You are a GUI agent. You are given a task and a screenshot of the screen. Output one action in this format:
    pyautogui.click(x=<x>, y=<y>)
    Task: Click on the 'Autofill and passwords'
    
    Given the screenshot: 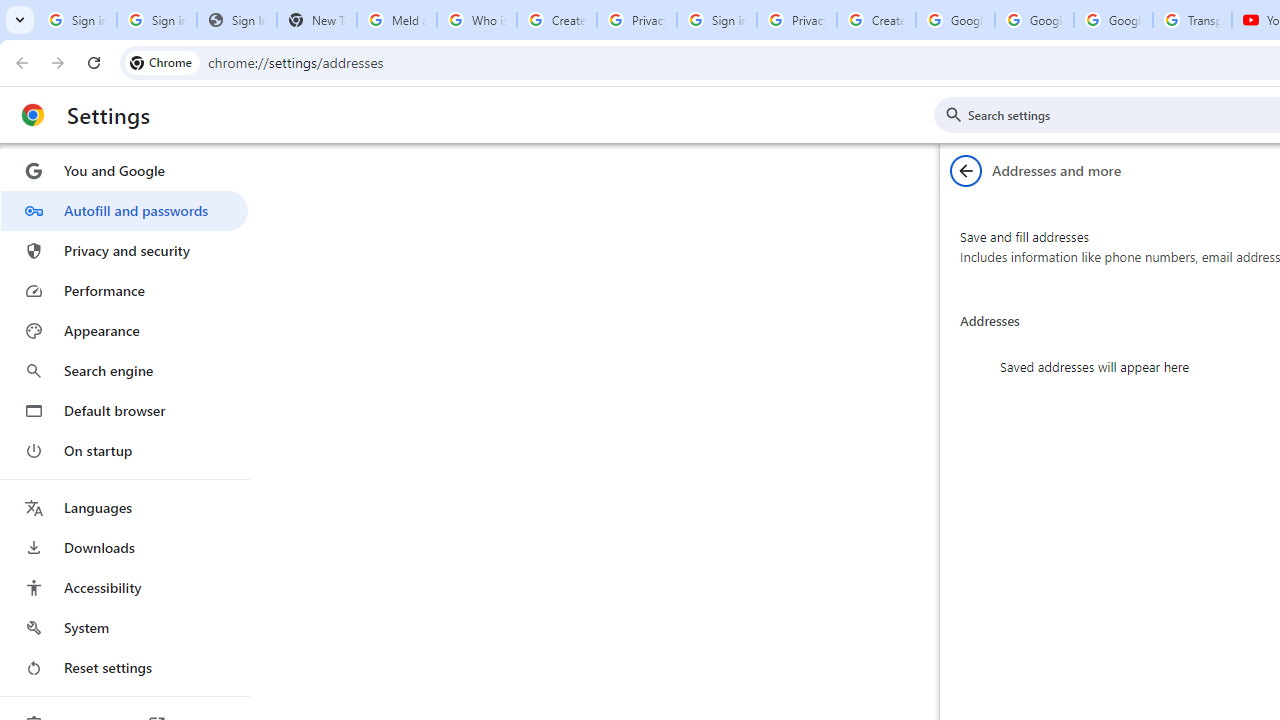 What is the action you would take?
    pyautogui.click(x=123, y=210)
    